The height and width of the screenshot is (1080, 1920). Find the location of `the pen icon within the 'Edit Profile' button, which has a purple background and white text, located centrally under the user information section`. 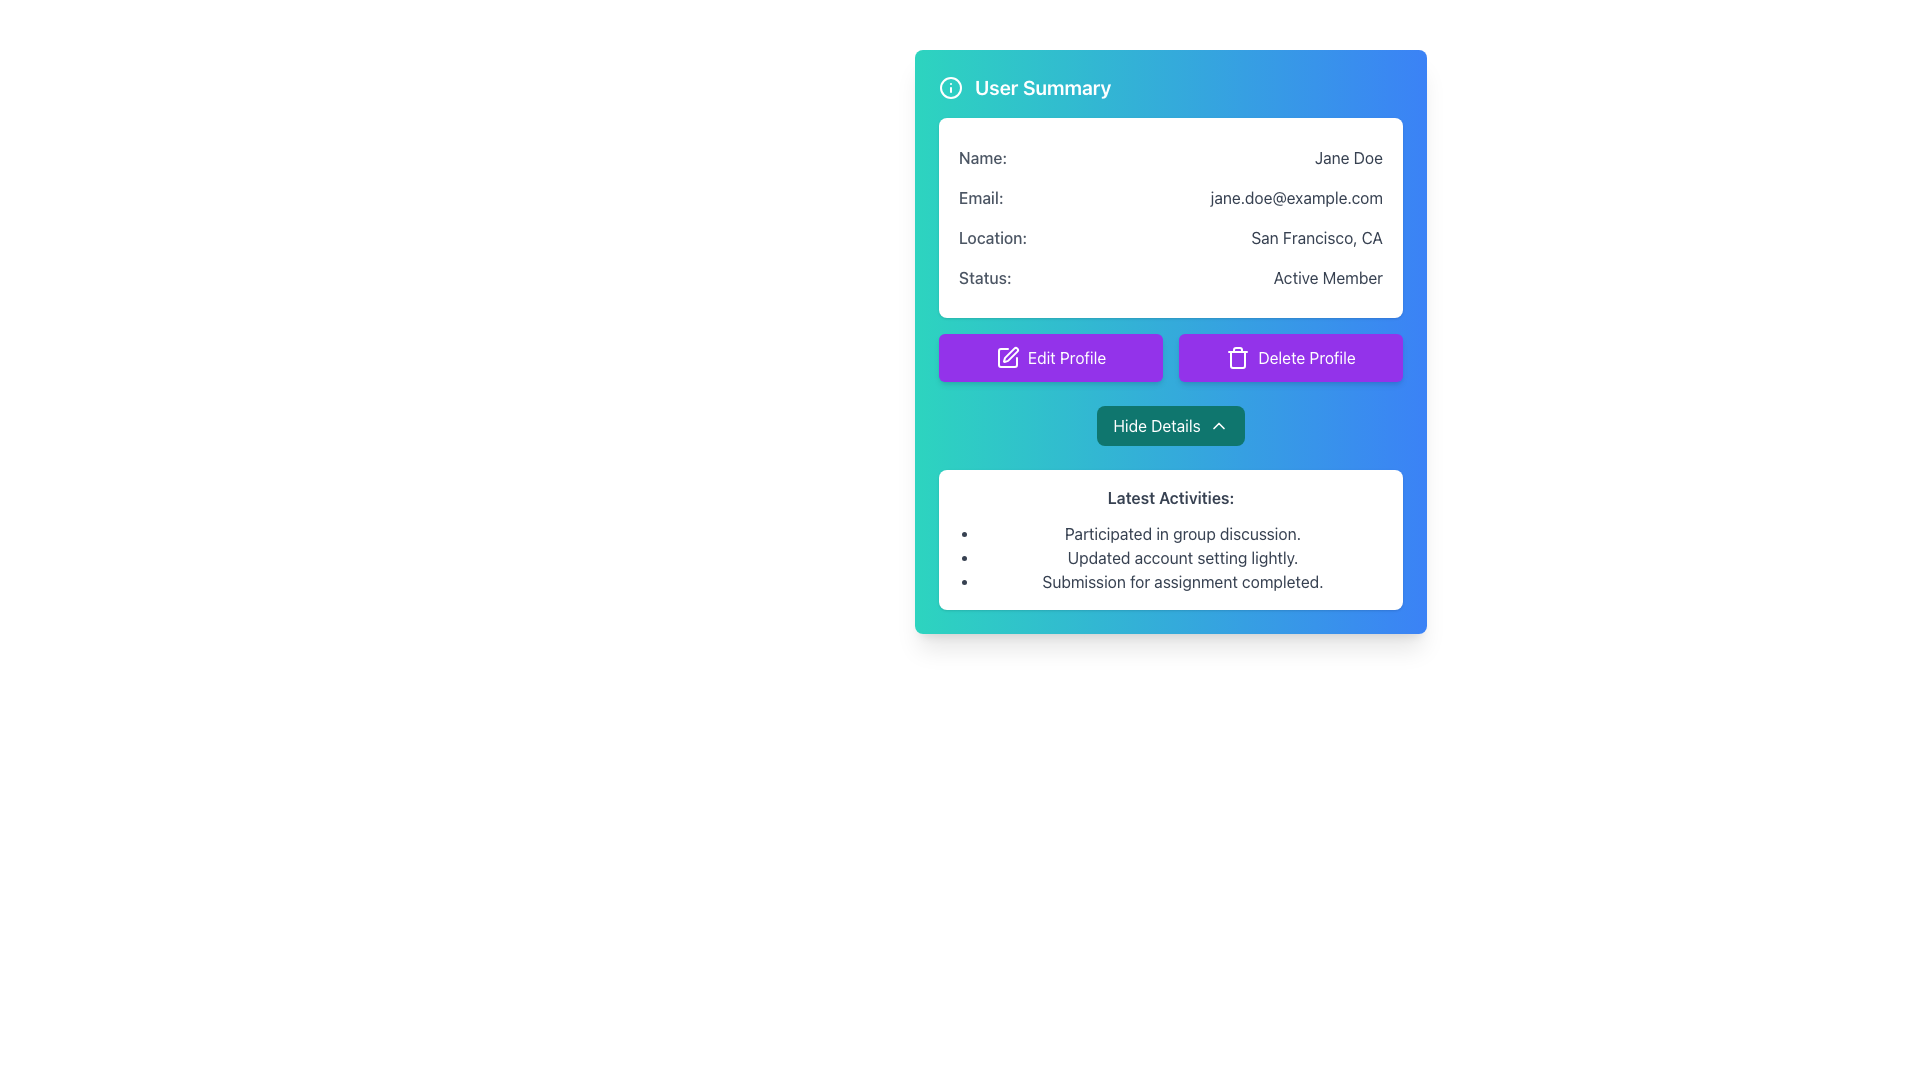

the pen icon within the 'Edit Profile' button, which has a purple background and white text, located centrally under the user information section is located at coordinates (1007, 357).